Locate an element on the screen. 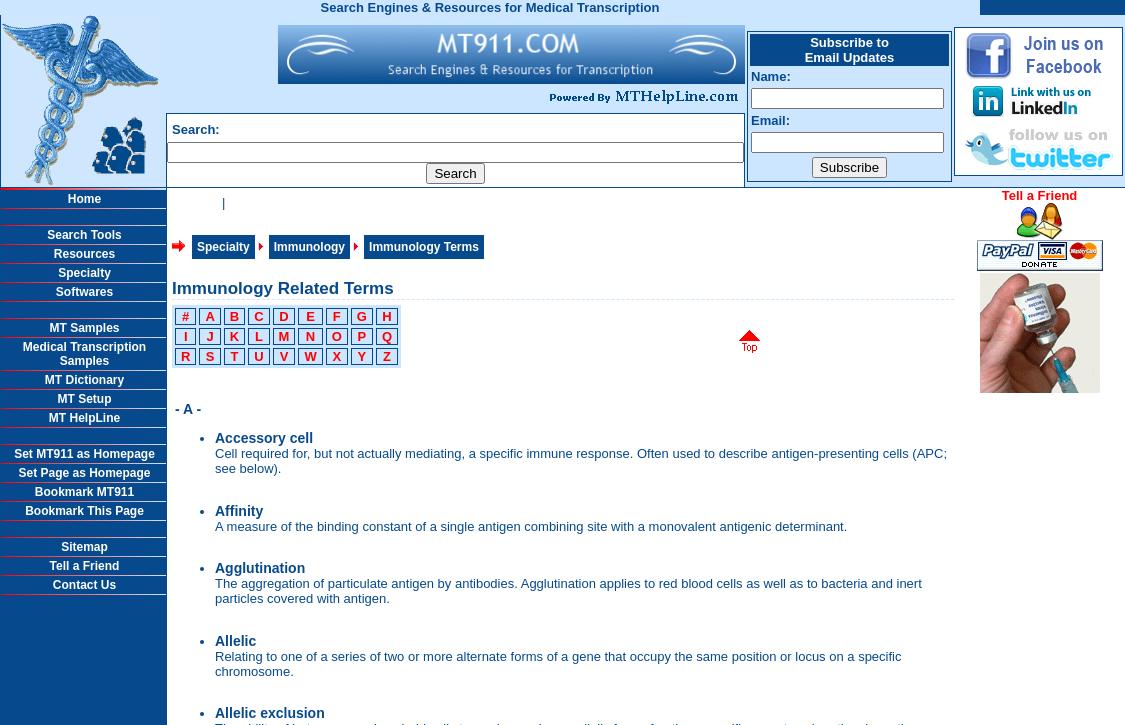 The height and width of the screenshot is (725, 1125). 'MT Dictionary' is located at coordinates (83, 378).